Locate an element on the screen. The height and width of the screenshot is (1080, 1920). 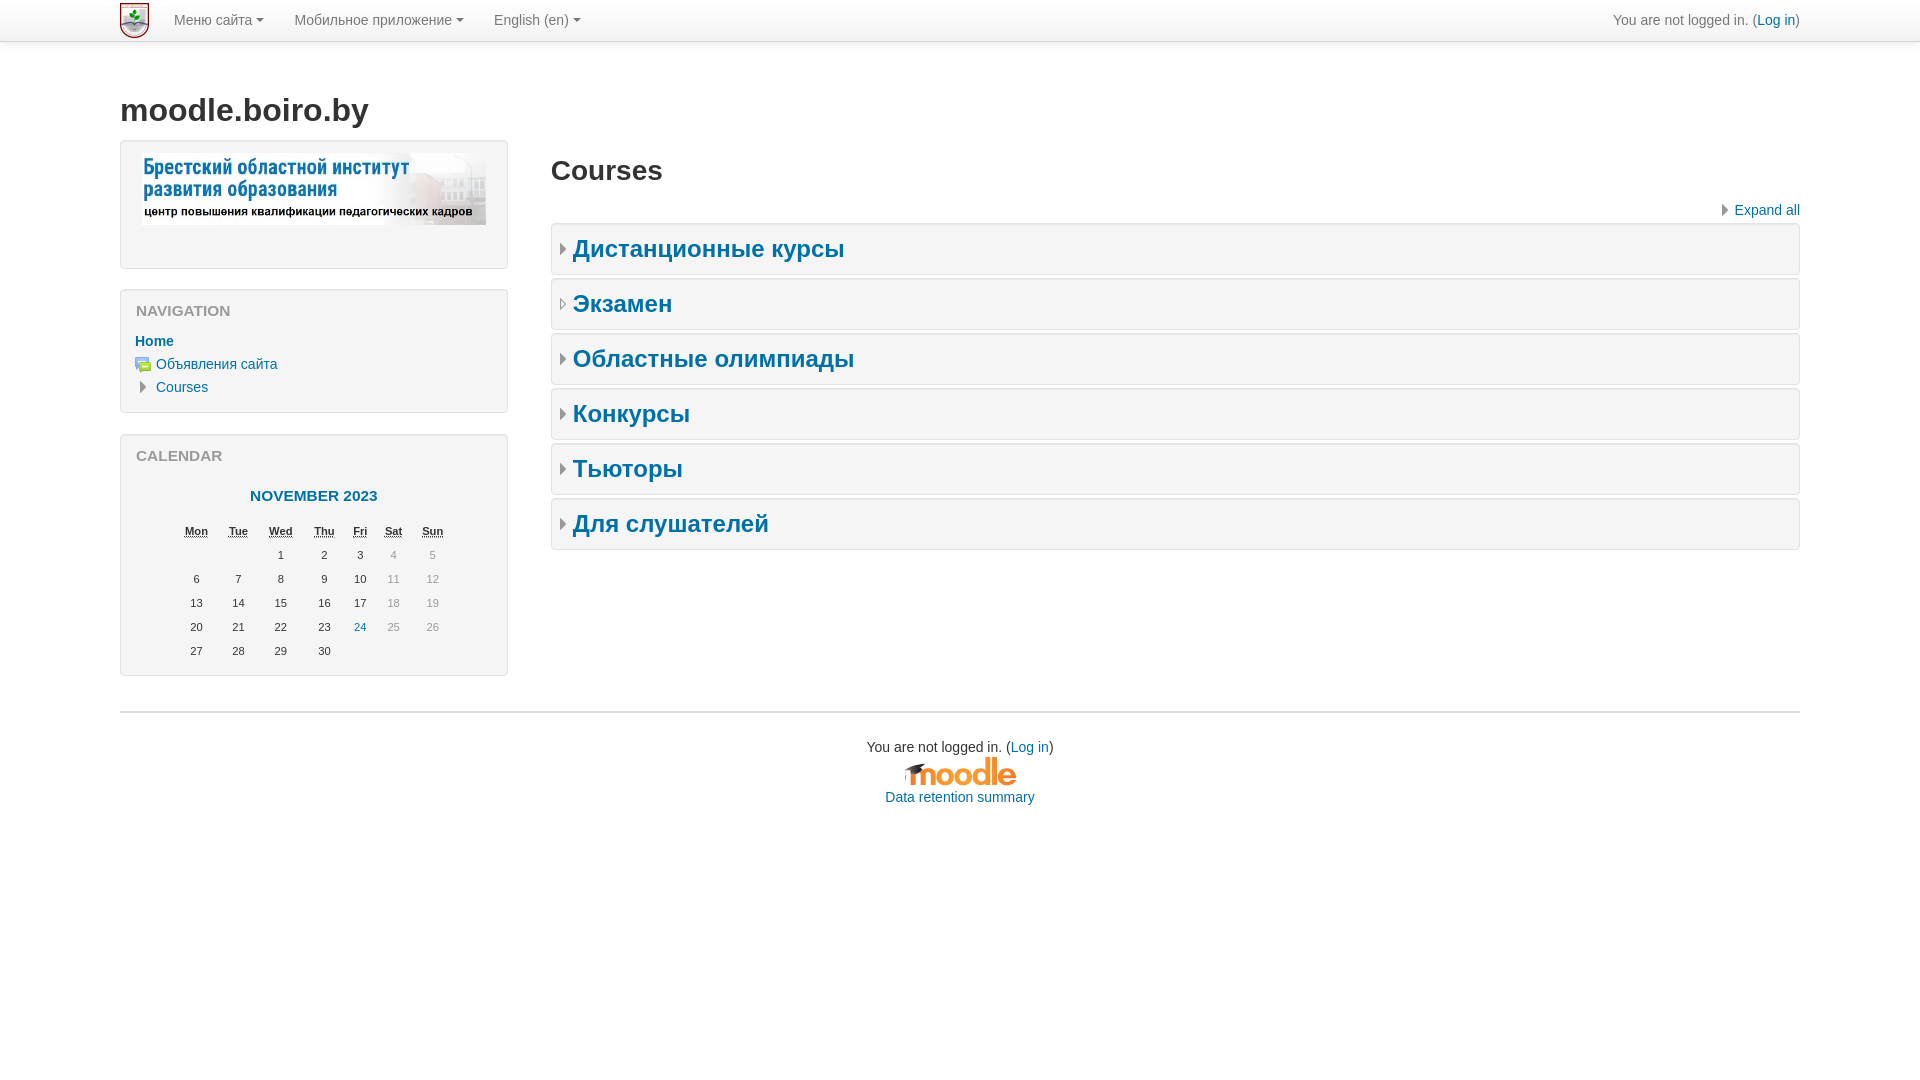
'Moodle' is located at coordinates (902, 770).